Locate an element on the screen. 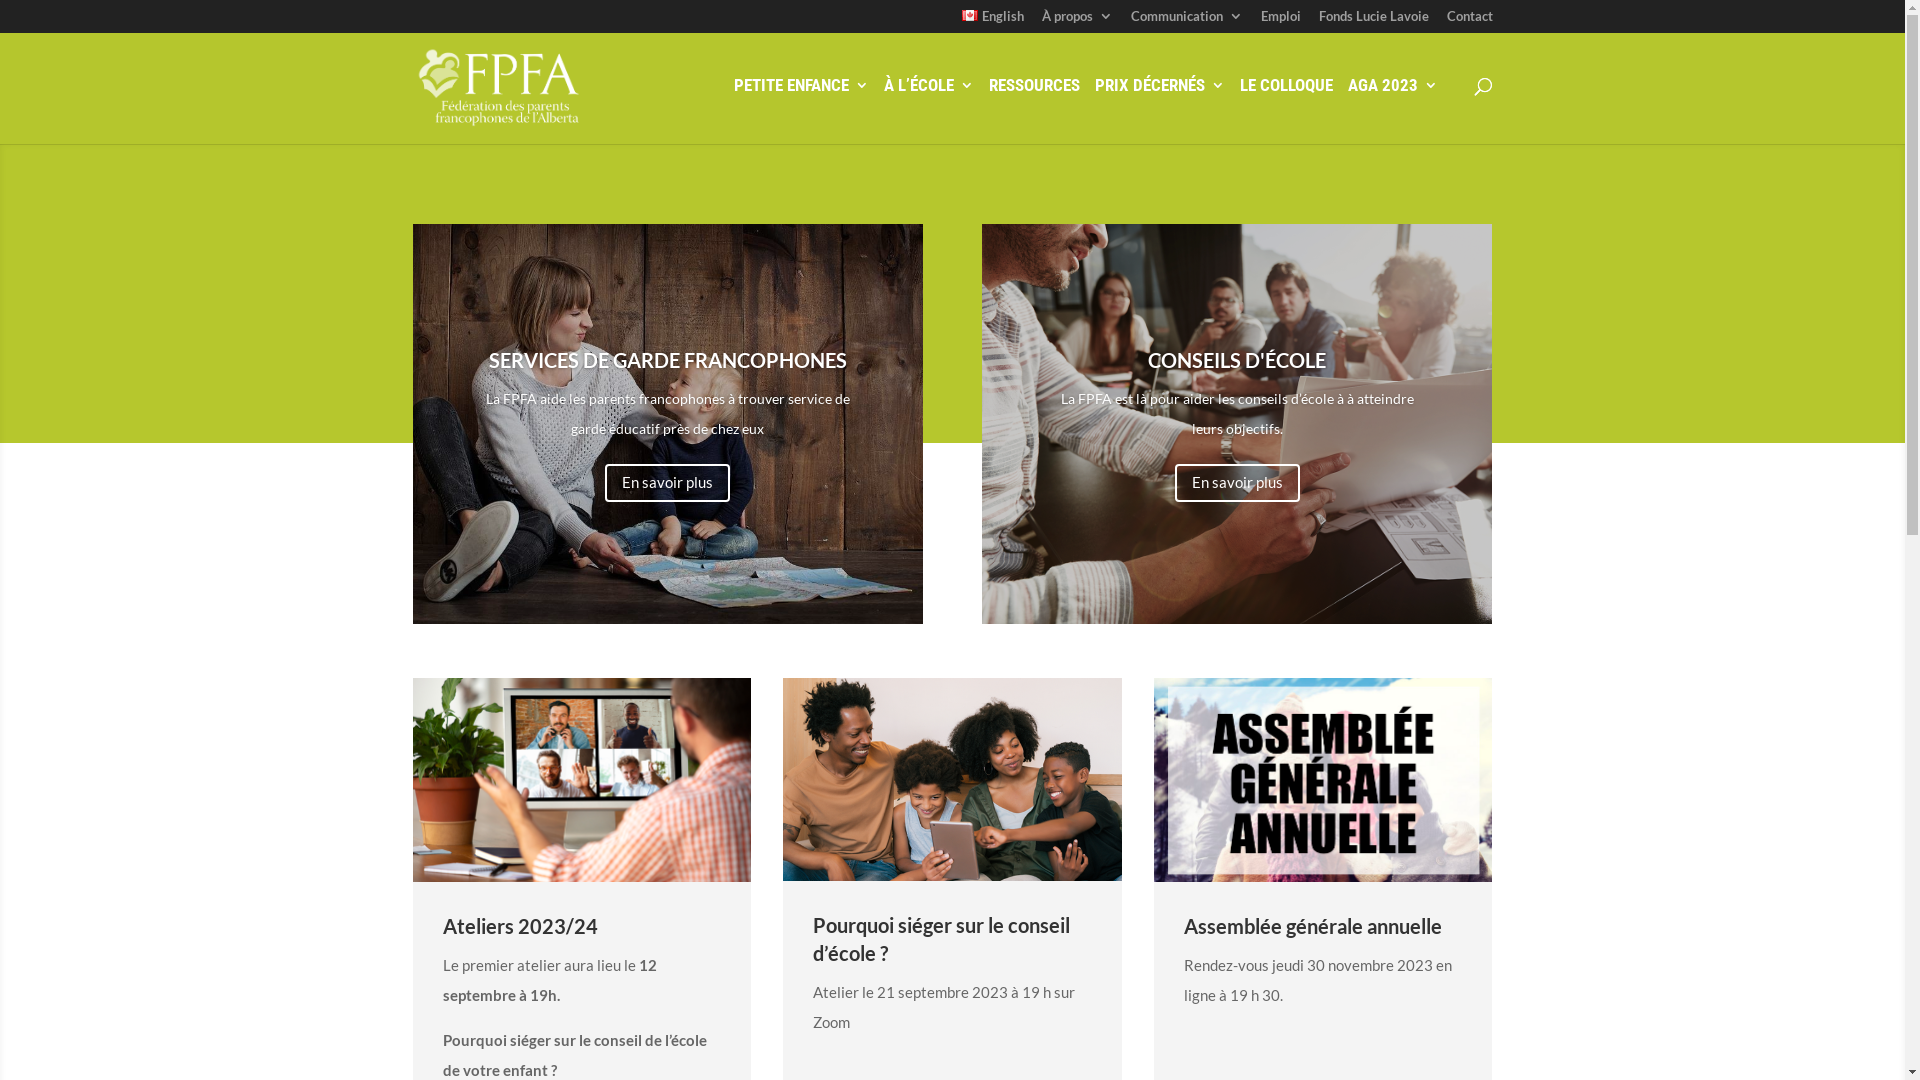 Image resolution: width=1920 pixels, height=1080 pixels. 'Emploi' is located at coordinates (1280, 21).